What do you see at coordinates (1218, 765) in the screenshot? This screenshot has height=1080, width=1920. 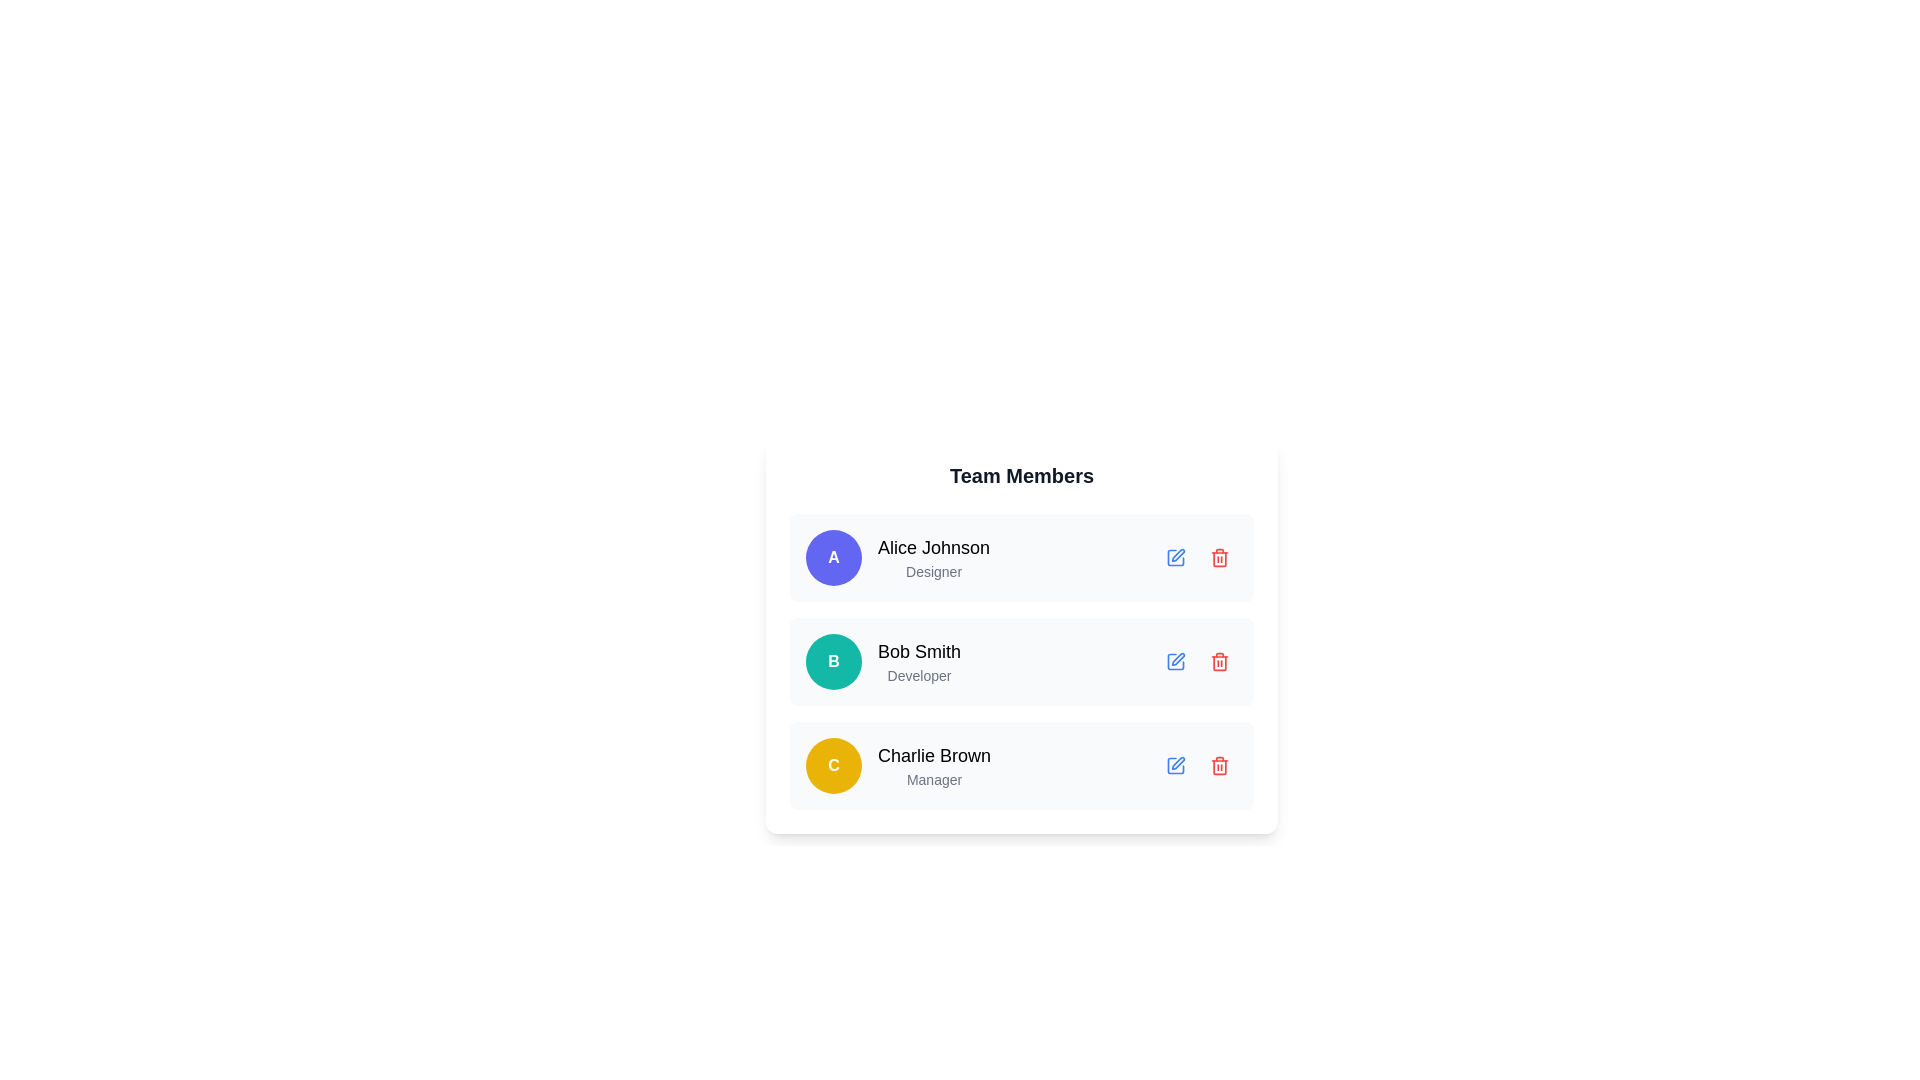 I see `the delete button located at the far right of the row item for 'Charlie Brown, Manager'` at bounding box center [1218, 765].